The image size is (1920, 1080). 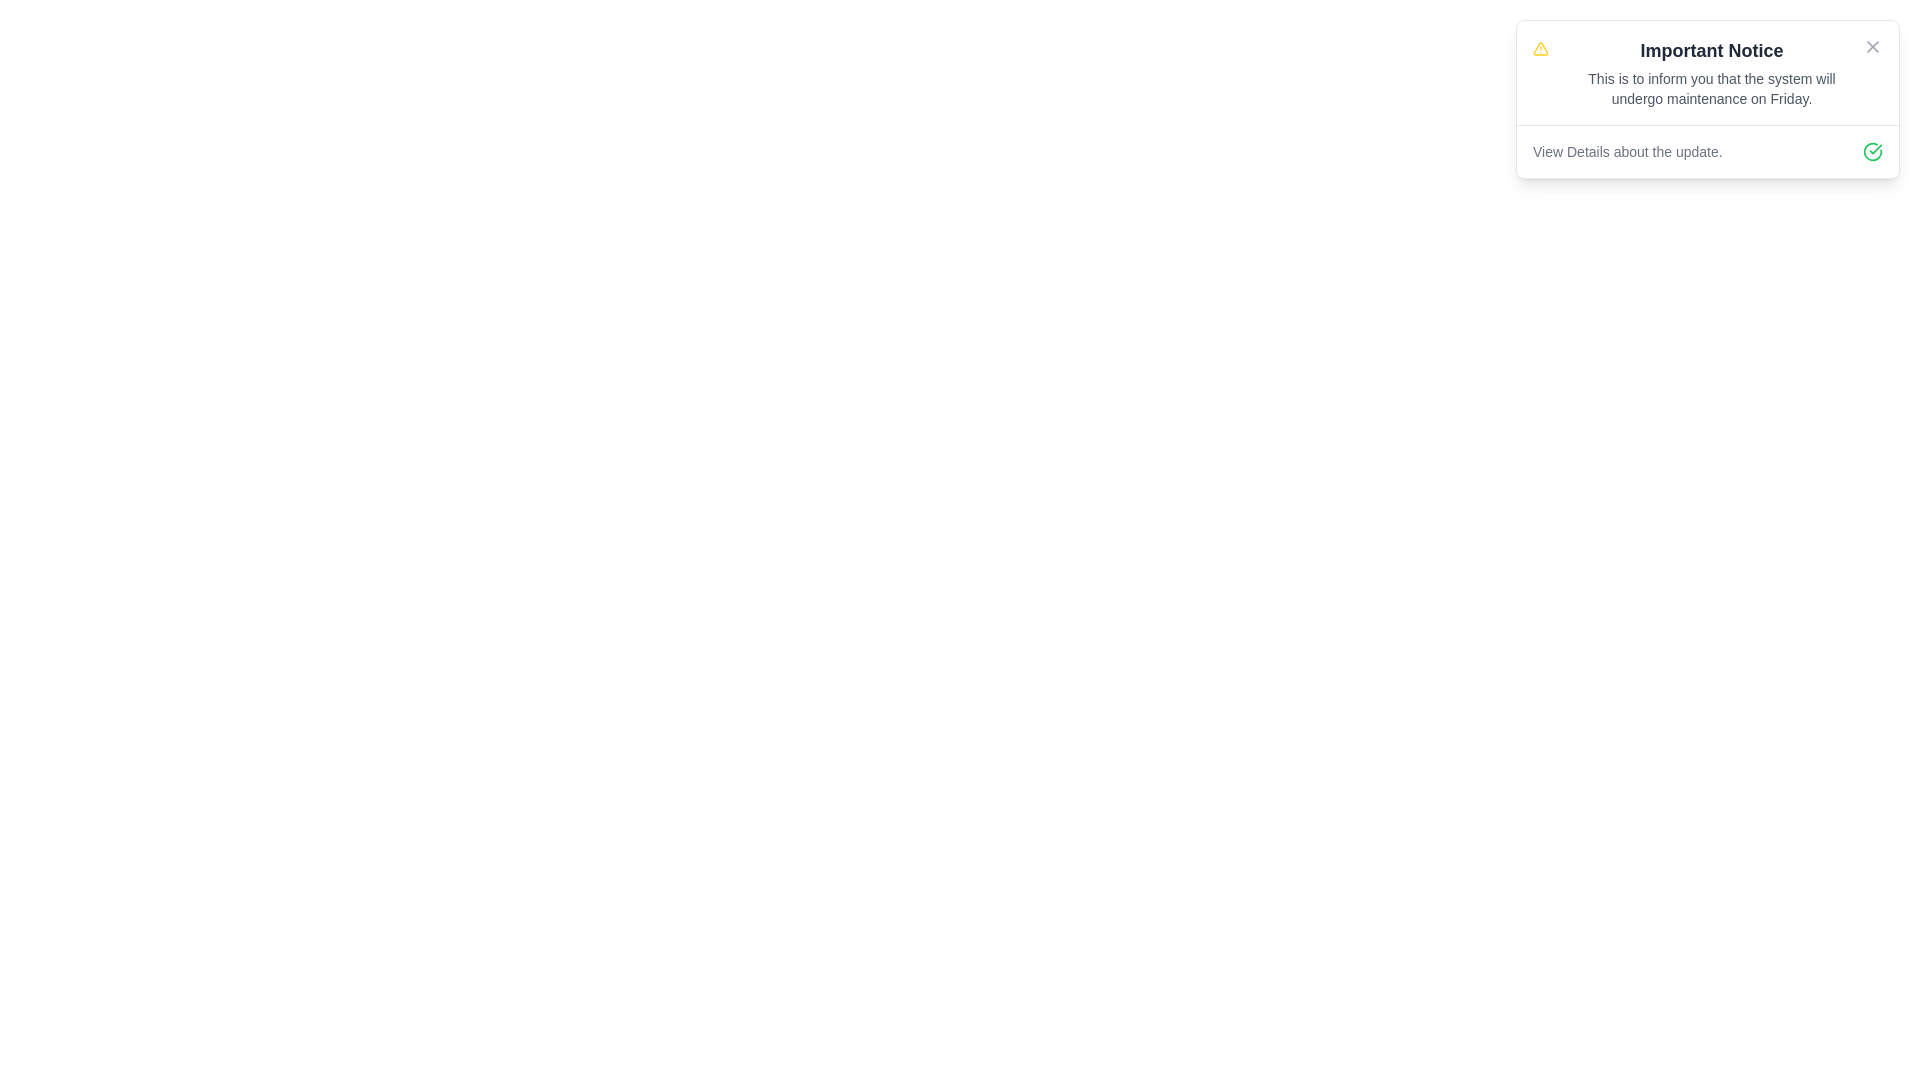 I want to click on the text block that states 'This is to inform you that the system will undergo maintenance on Friday.' located below the 'Important Notice' title, so click(x=1711, y=87).